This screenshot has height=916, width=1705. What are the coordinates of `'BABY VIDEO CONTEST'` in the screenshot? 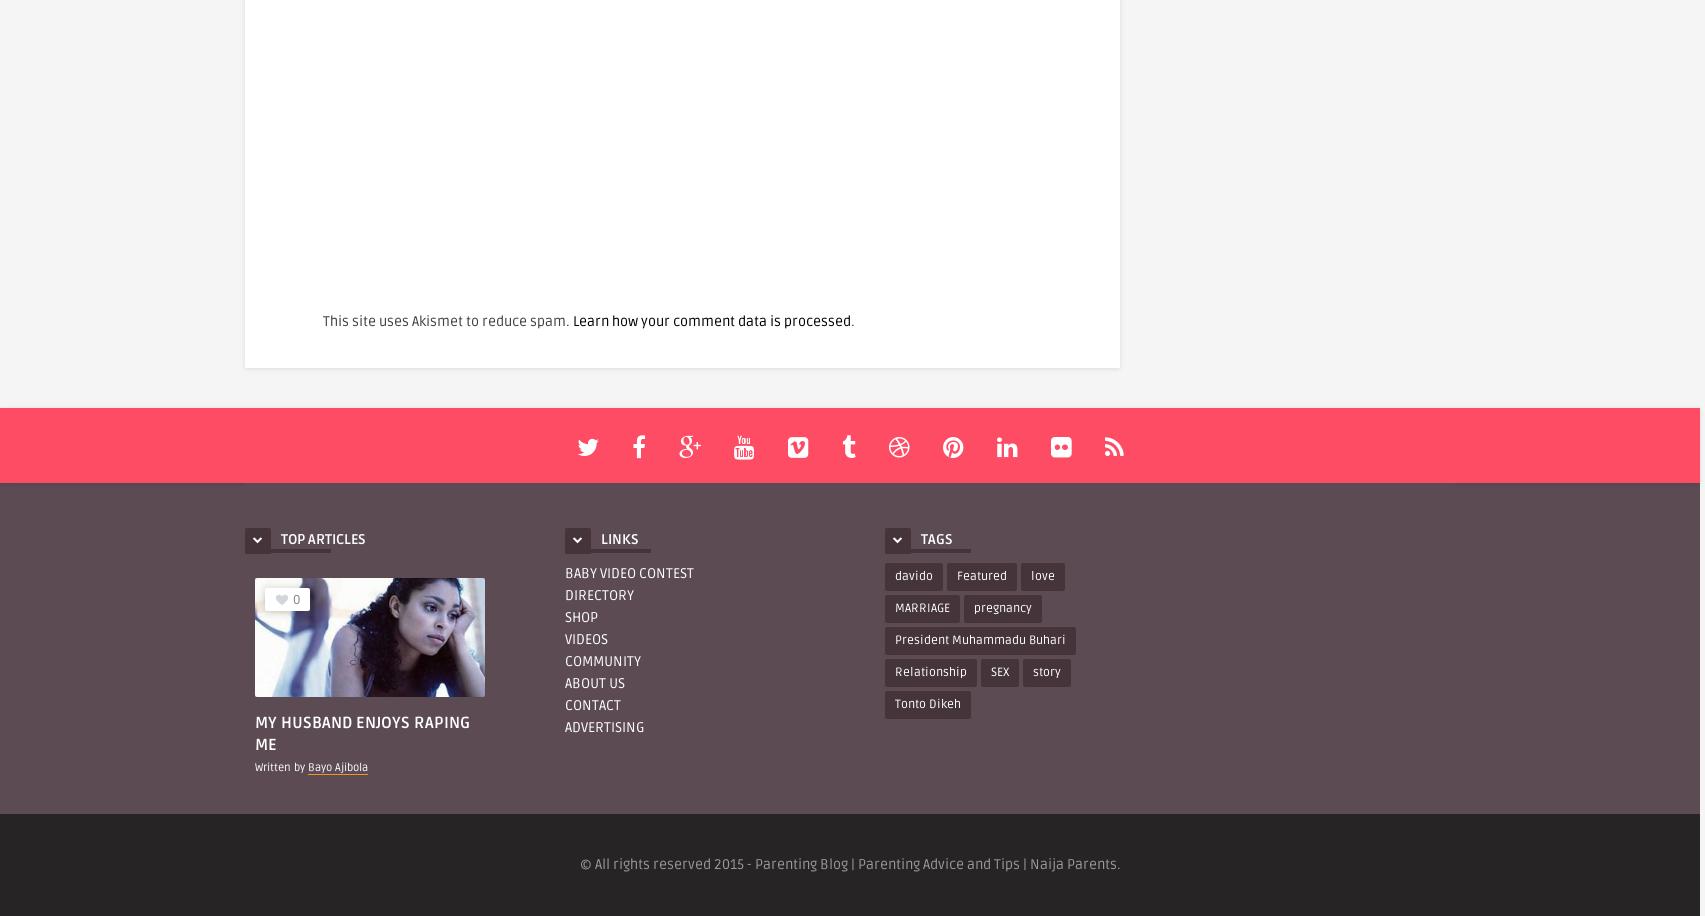 It's located at (629, 571).